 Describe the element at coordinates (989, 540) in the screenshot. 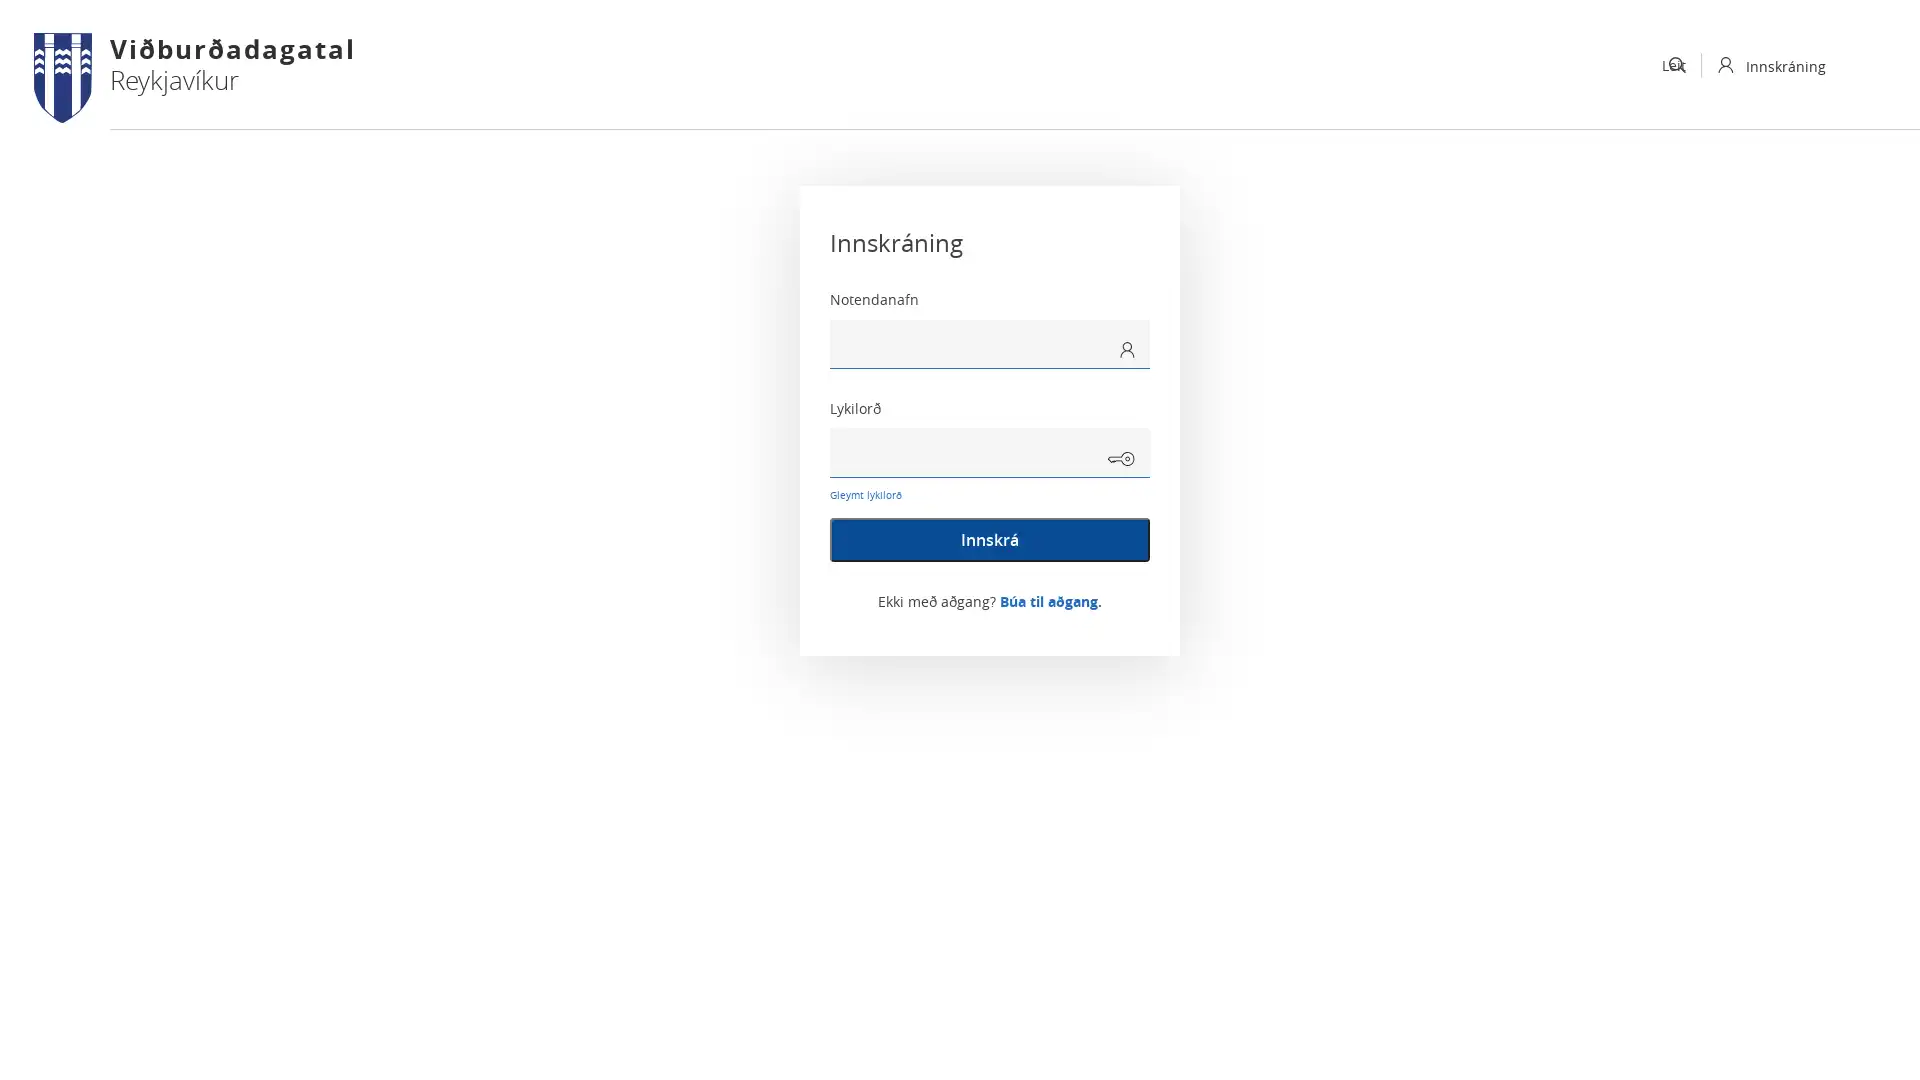

I see `Innskra` at that location.